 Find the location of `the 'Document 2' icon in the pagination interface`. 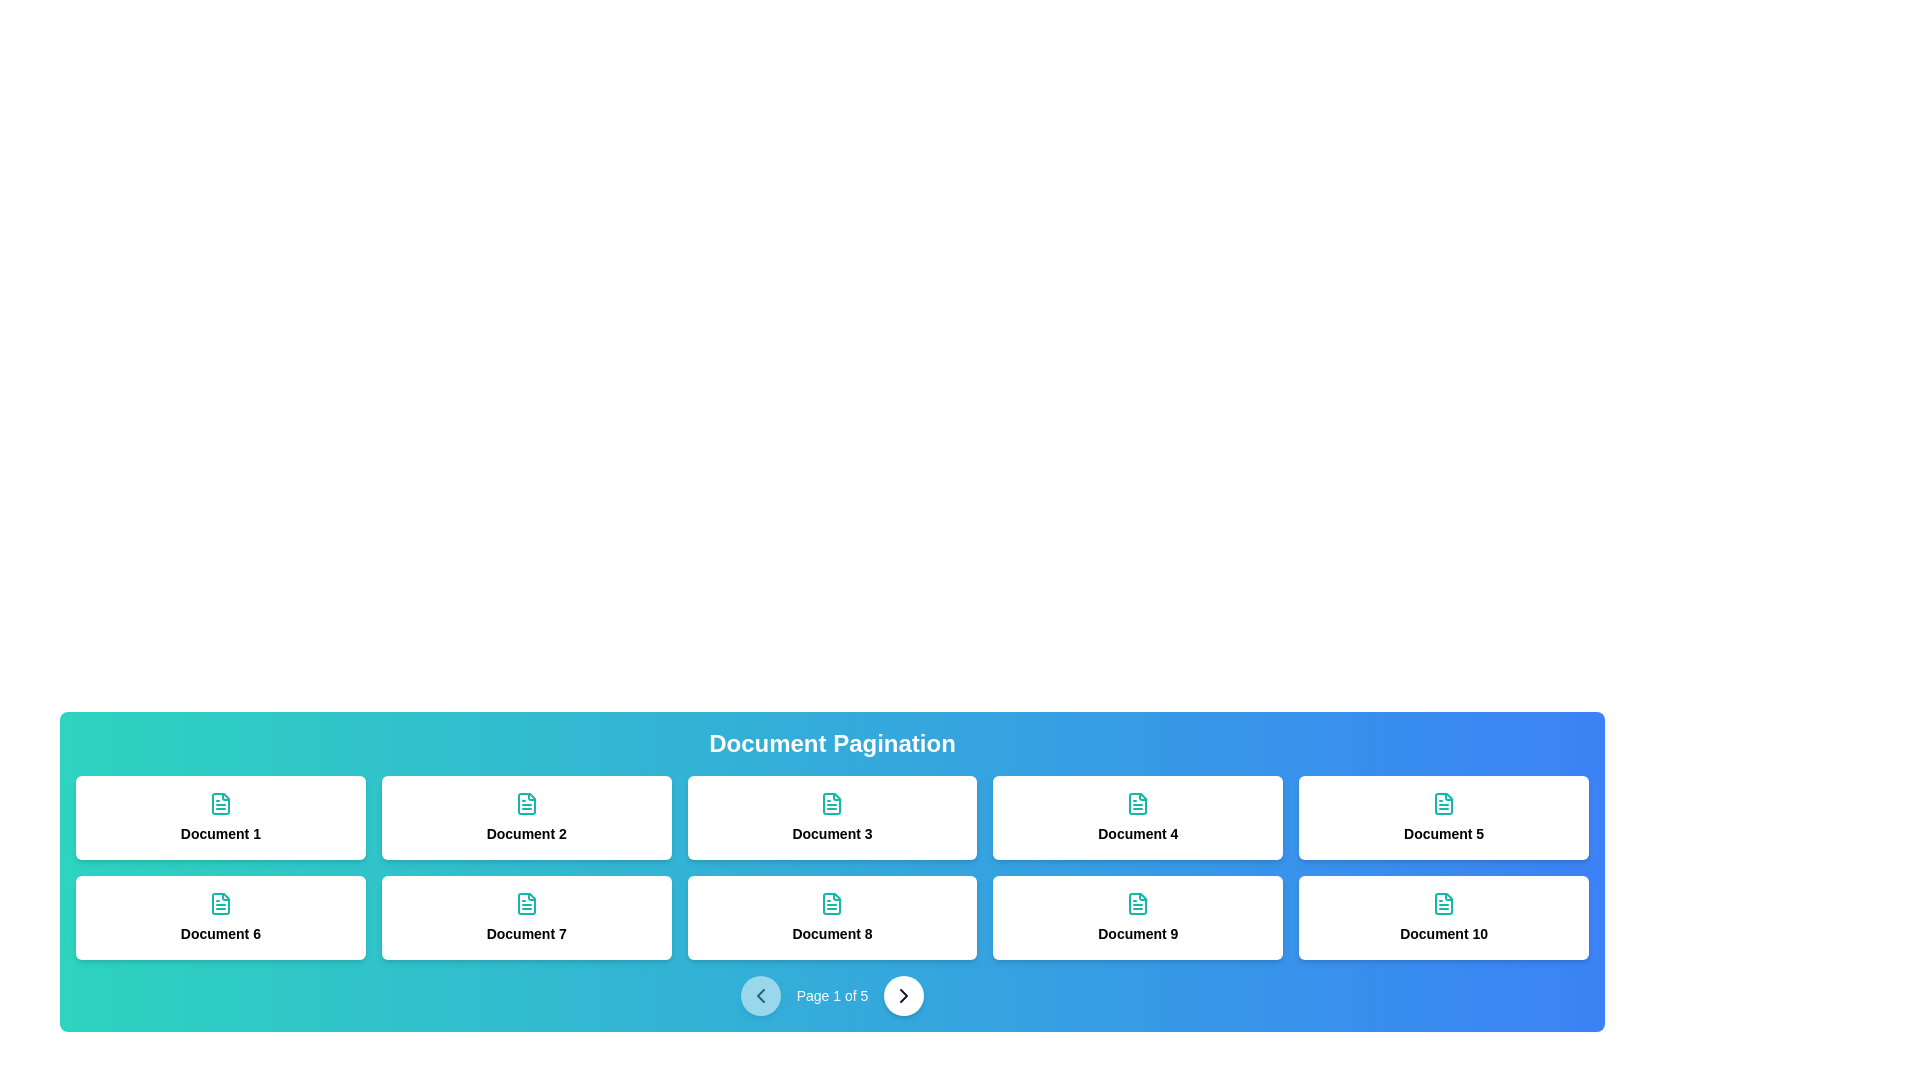

the 'Document 2' icon in the pagination interface is located at coordinates (526, 802).